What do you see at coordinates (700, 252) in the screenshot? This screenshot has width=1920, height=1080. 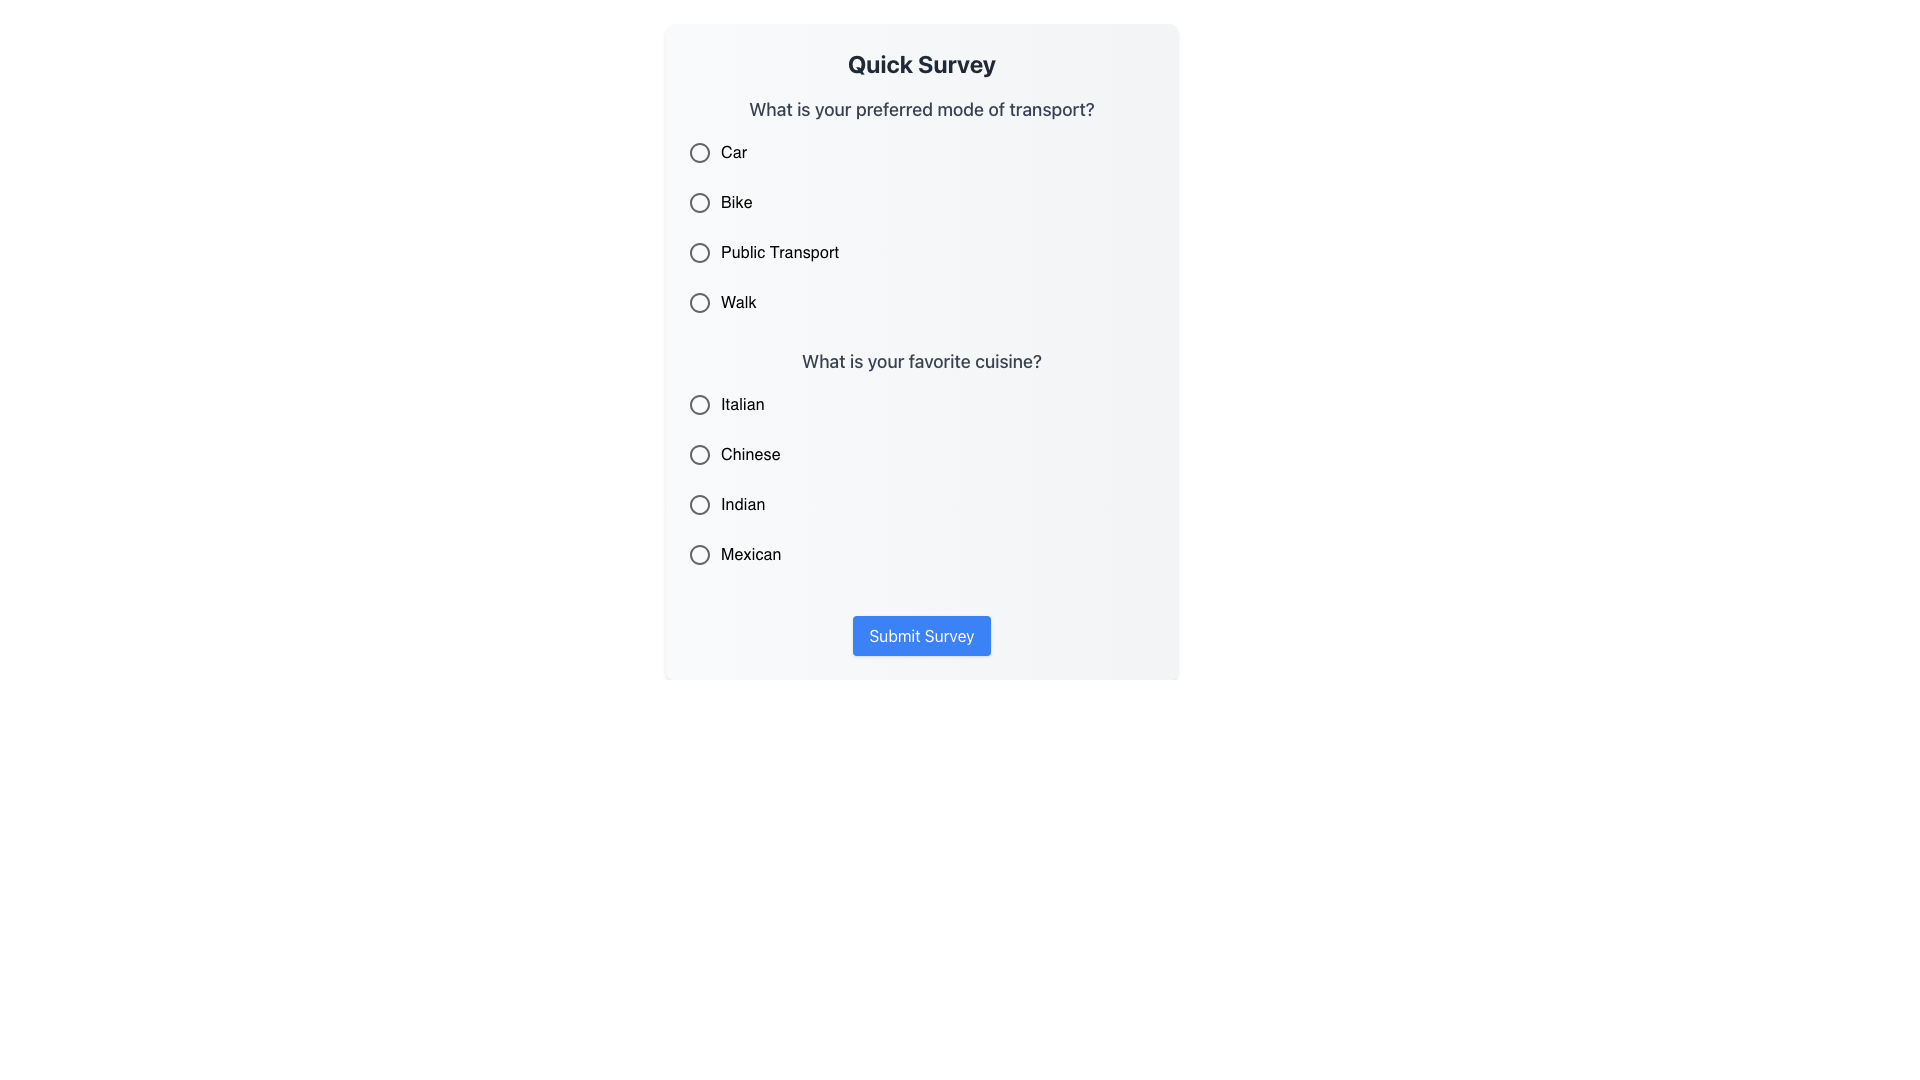 I see `the selected radio button for 'Public Transport' to choose this option in the survey form` at bounding box center [700, 252].